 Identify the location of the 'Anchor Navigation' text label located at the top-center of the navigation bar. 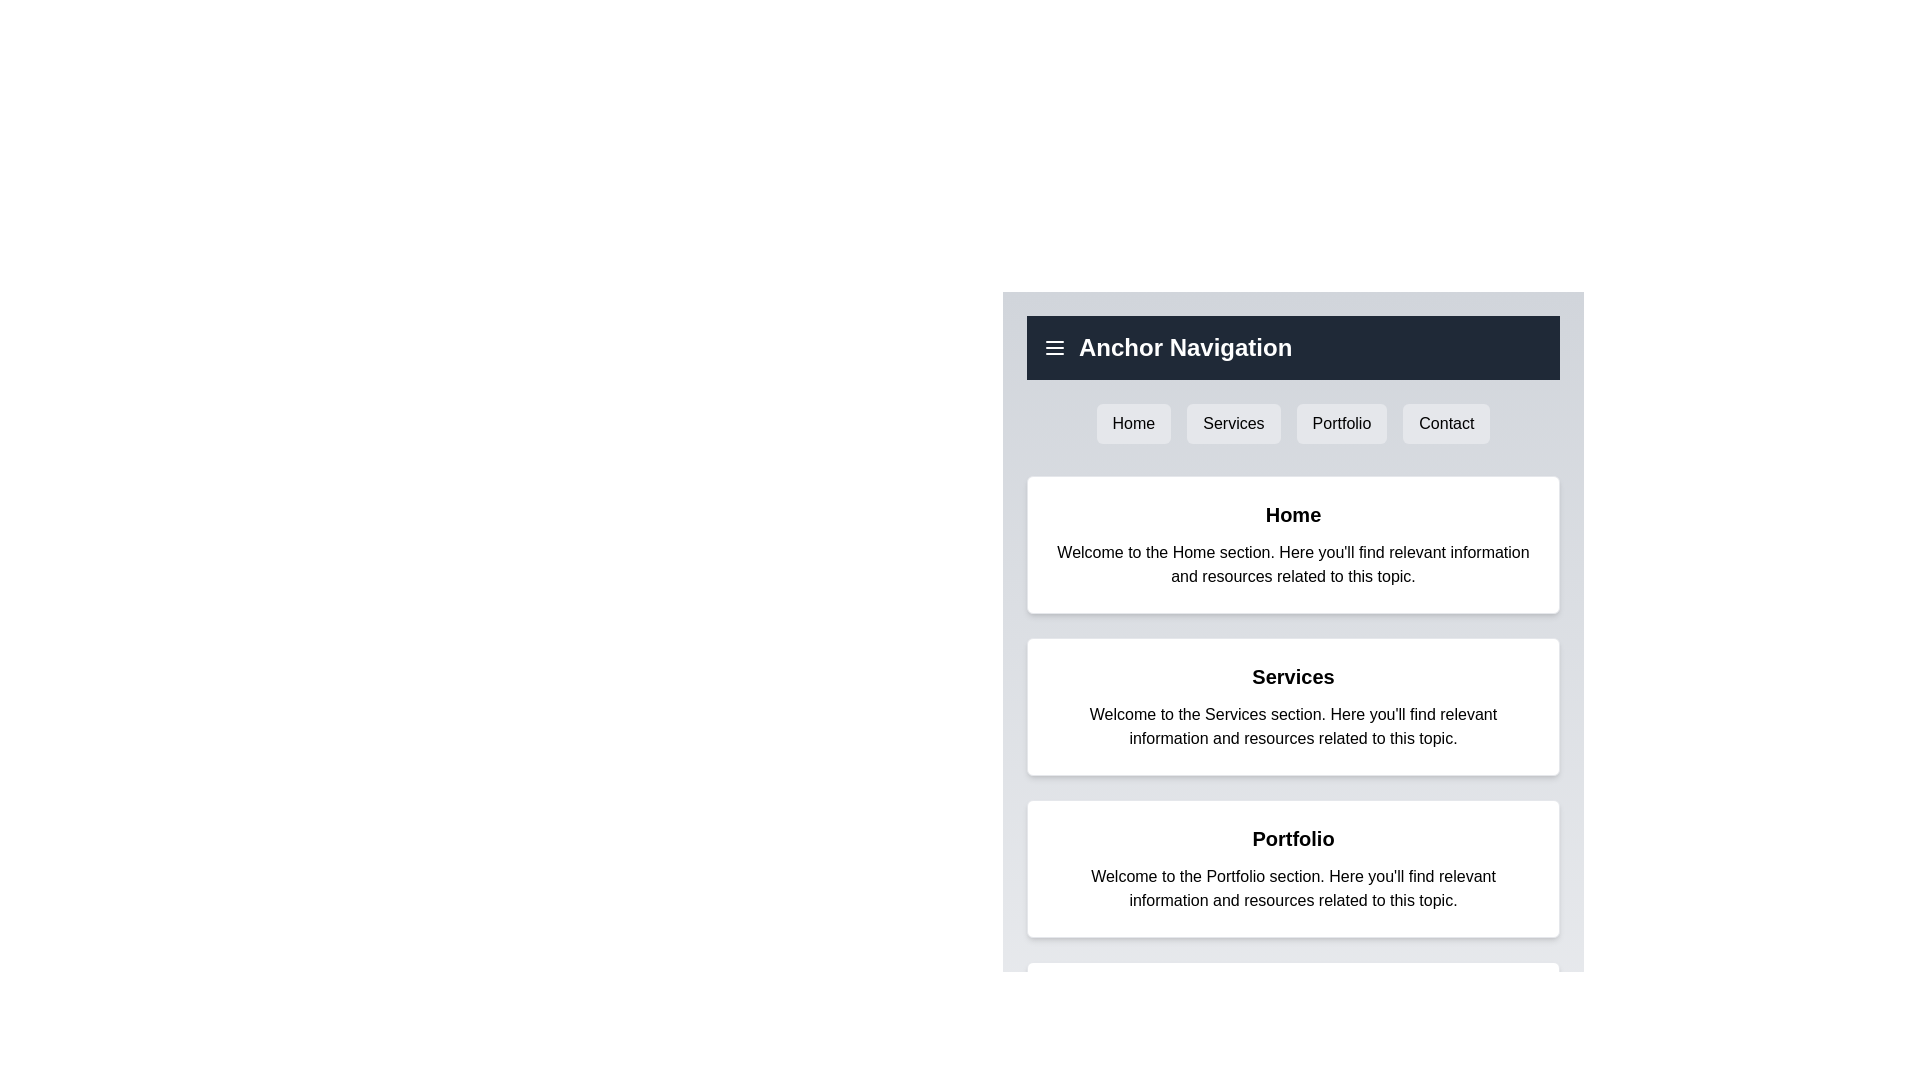
(1185, 346).